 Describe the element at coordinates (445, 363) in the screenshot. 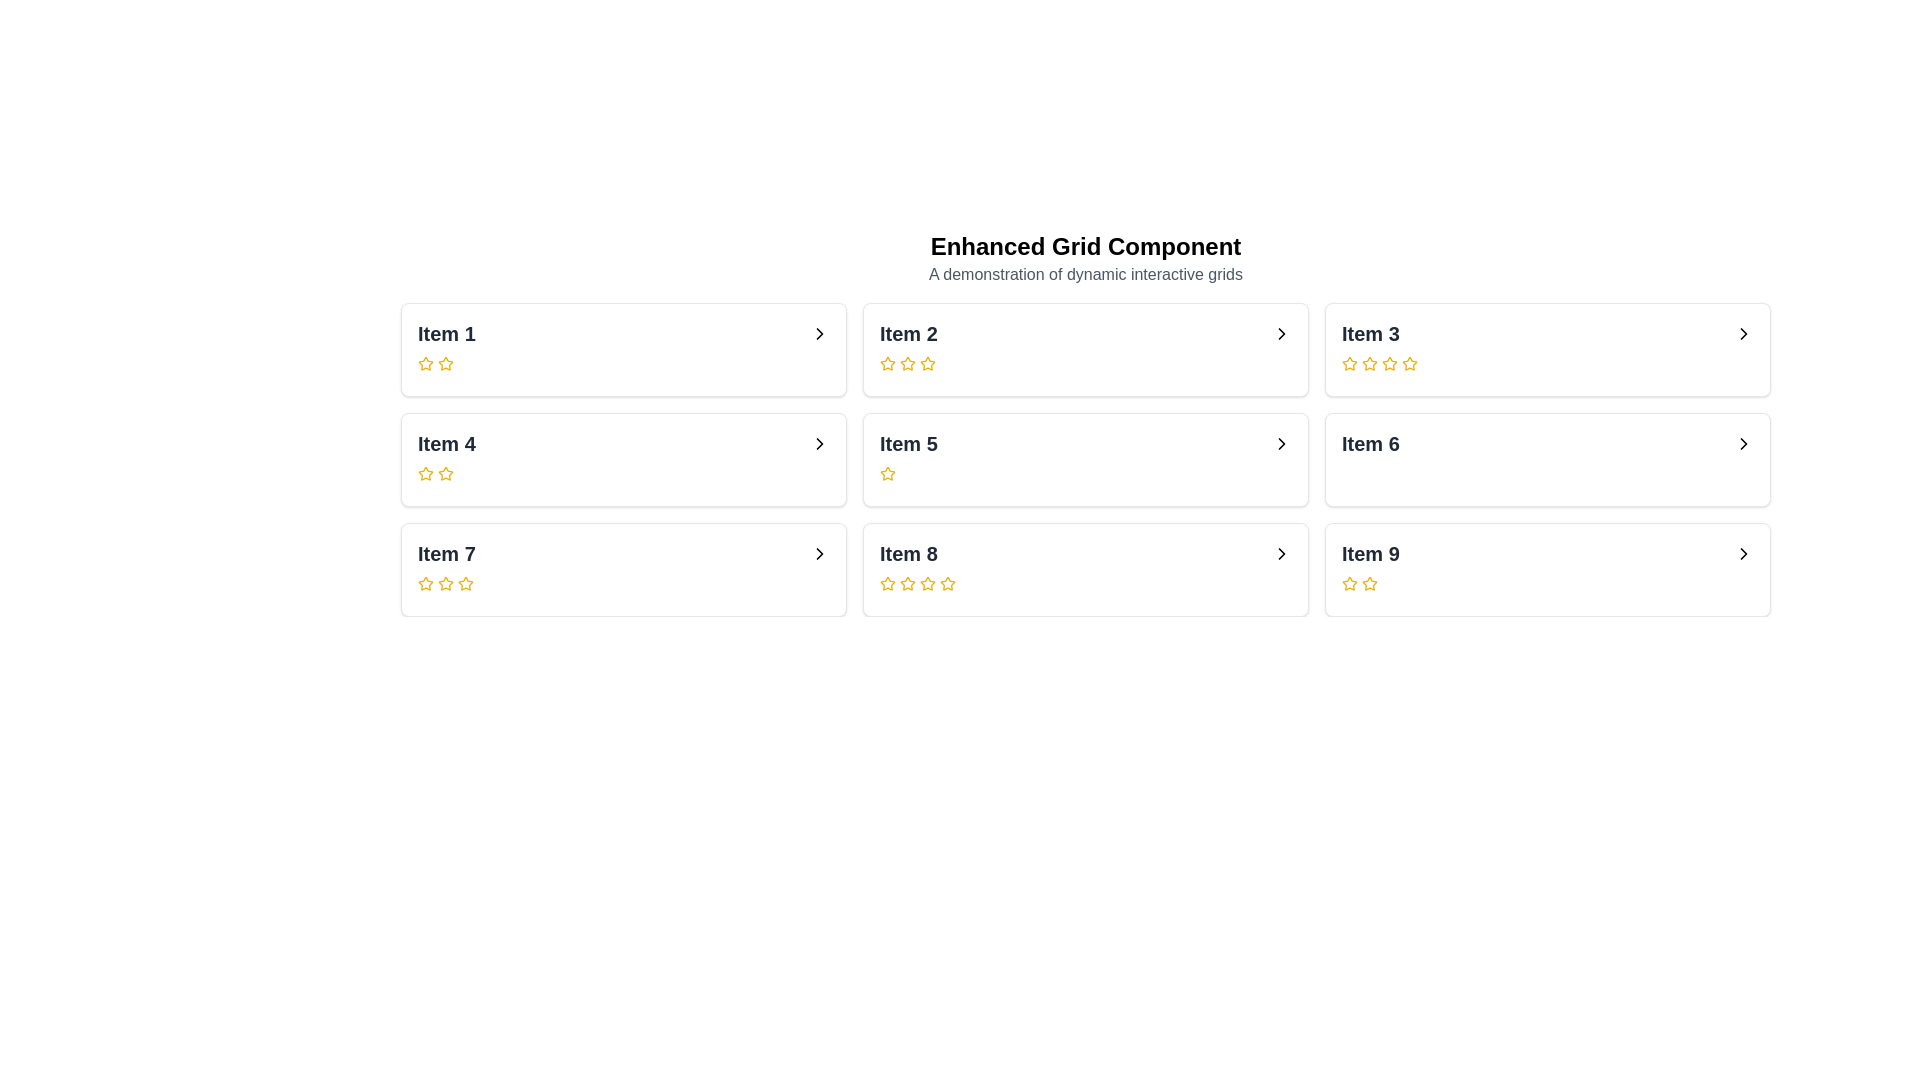

I see `the first yellow star icon for rating located directly under the 'Item 1' label using the keyboard` at that location.